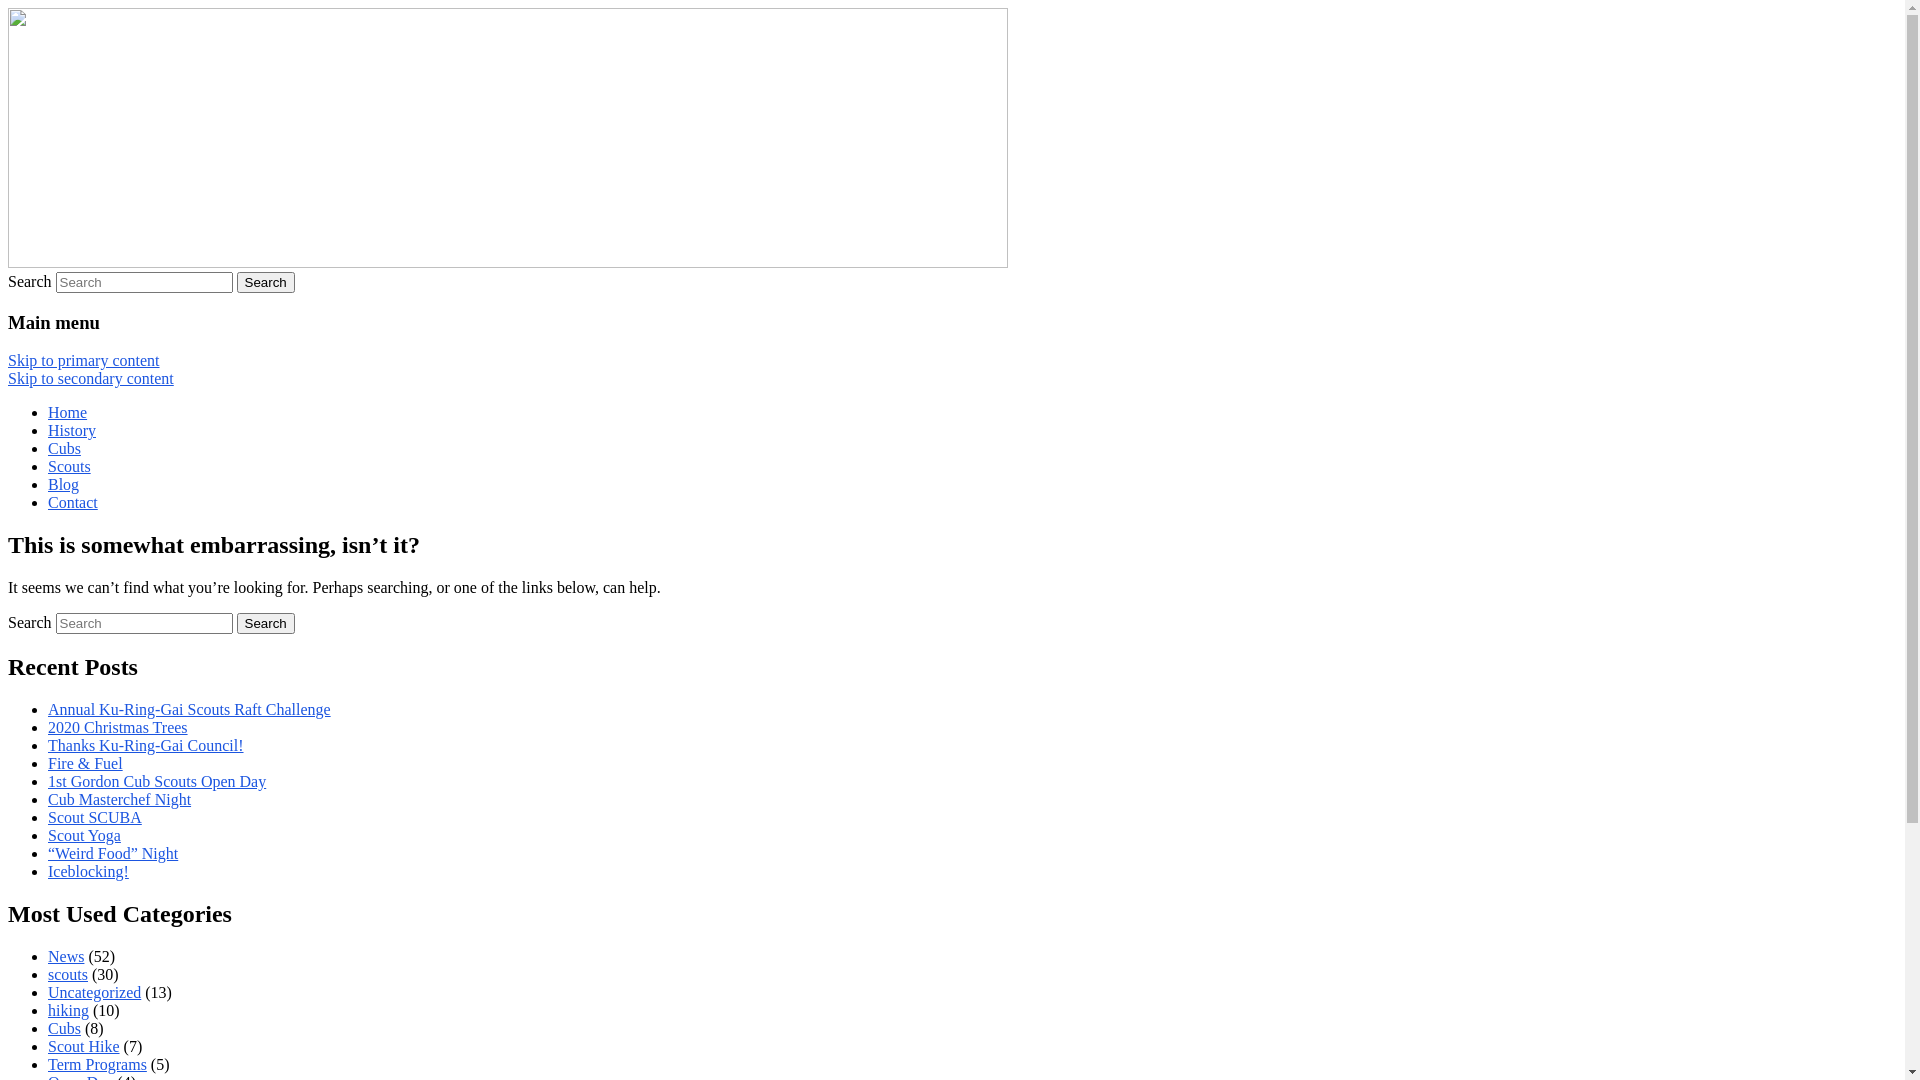 This screenshot has height=1080, width=1920. I want to click on '2020 Christmas Trees', so click(117, 727).